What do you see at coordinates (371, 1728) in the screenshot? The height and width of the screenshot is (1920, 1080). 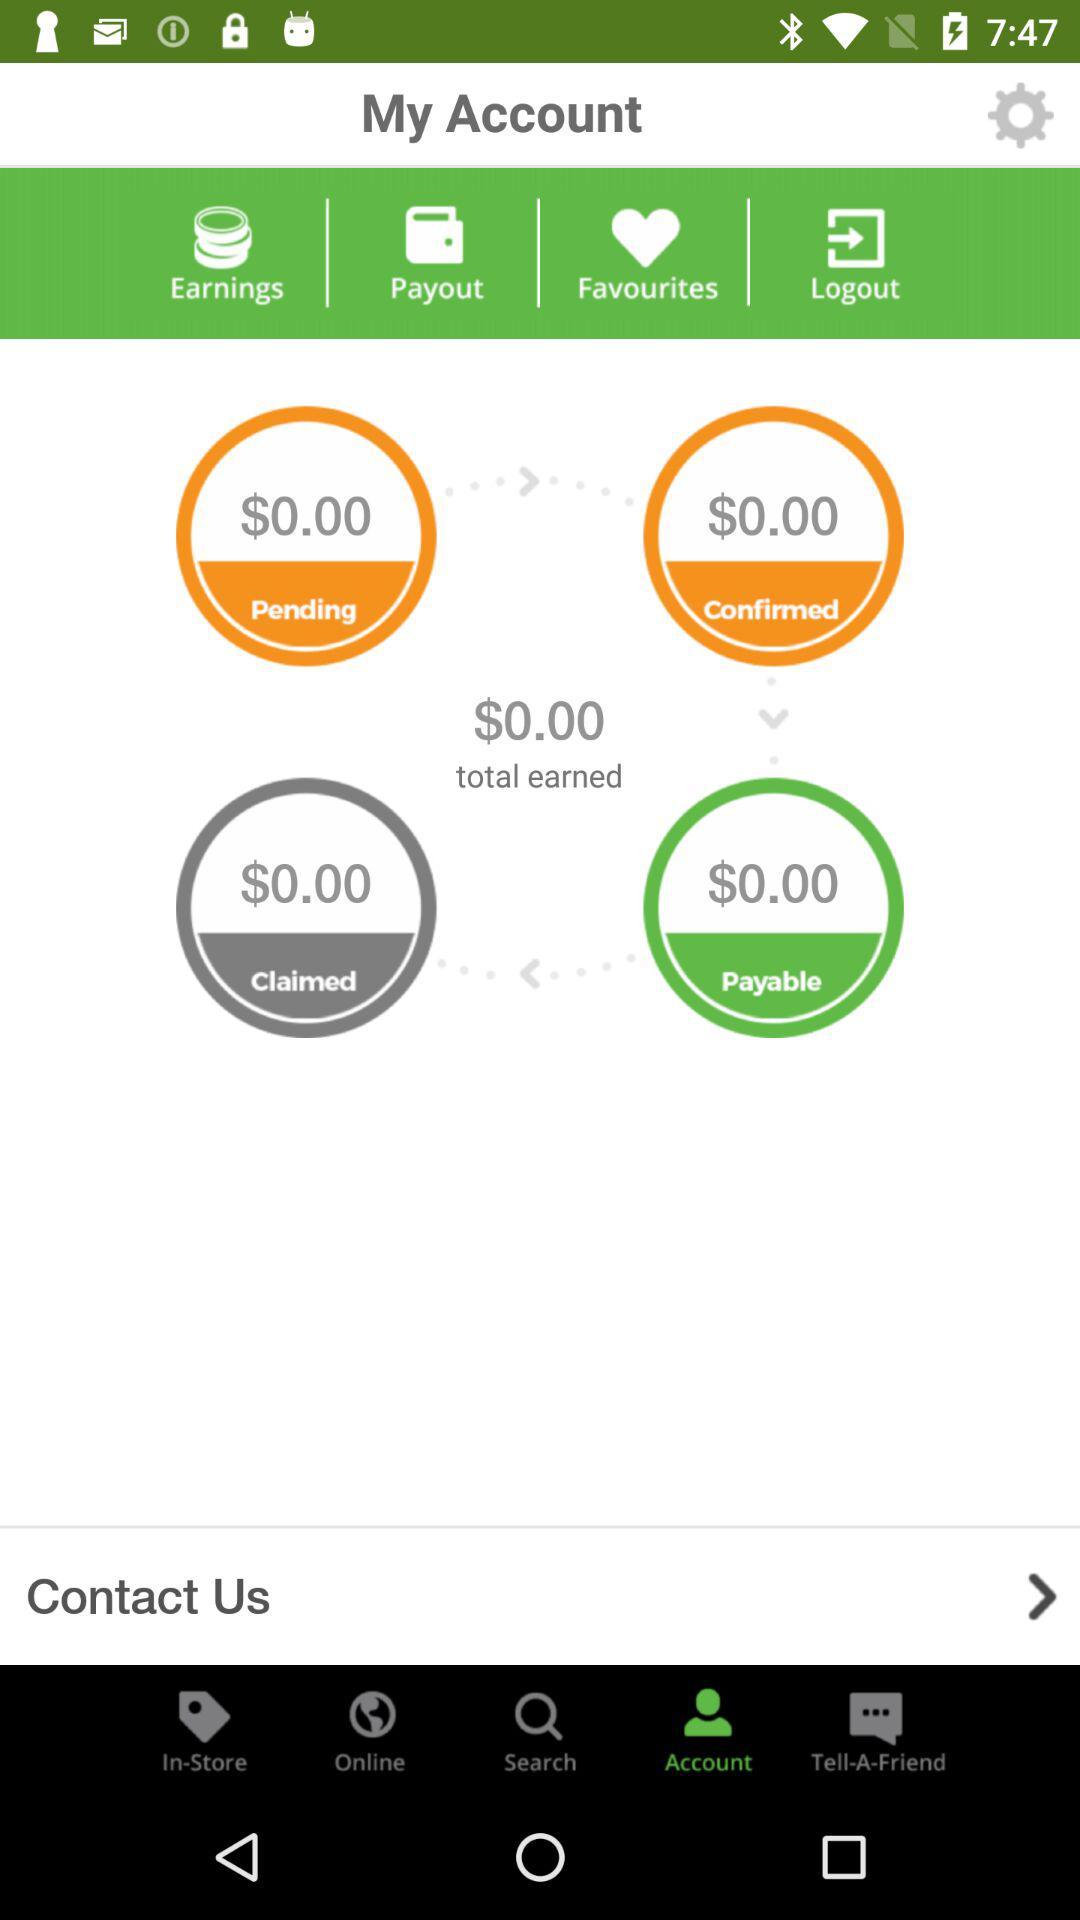 I see `display online options` at bounding box center [371, 1728].